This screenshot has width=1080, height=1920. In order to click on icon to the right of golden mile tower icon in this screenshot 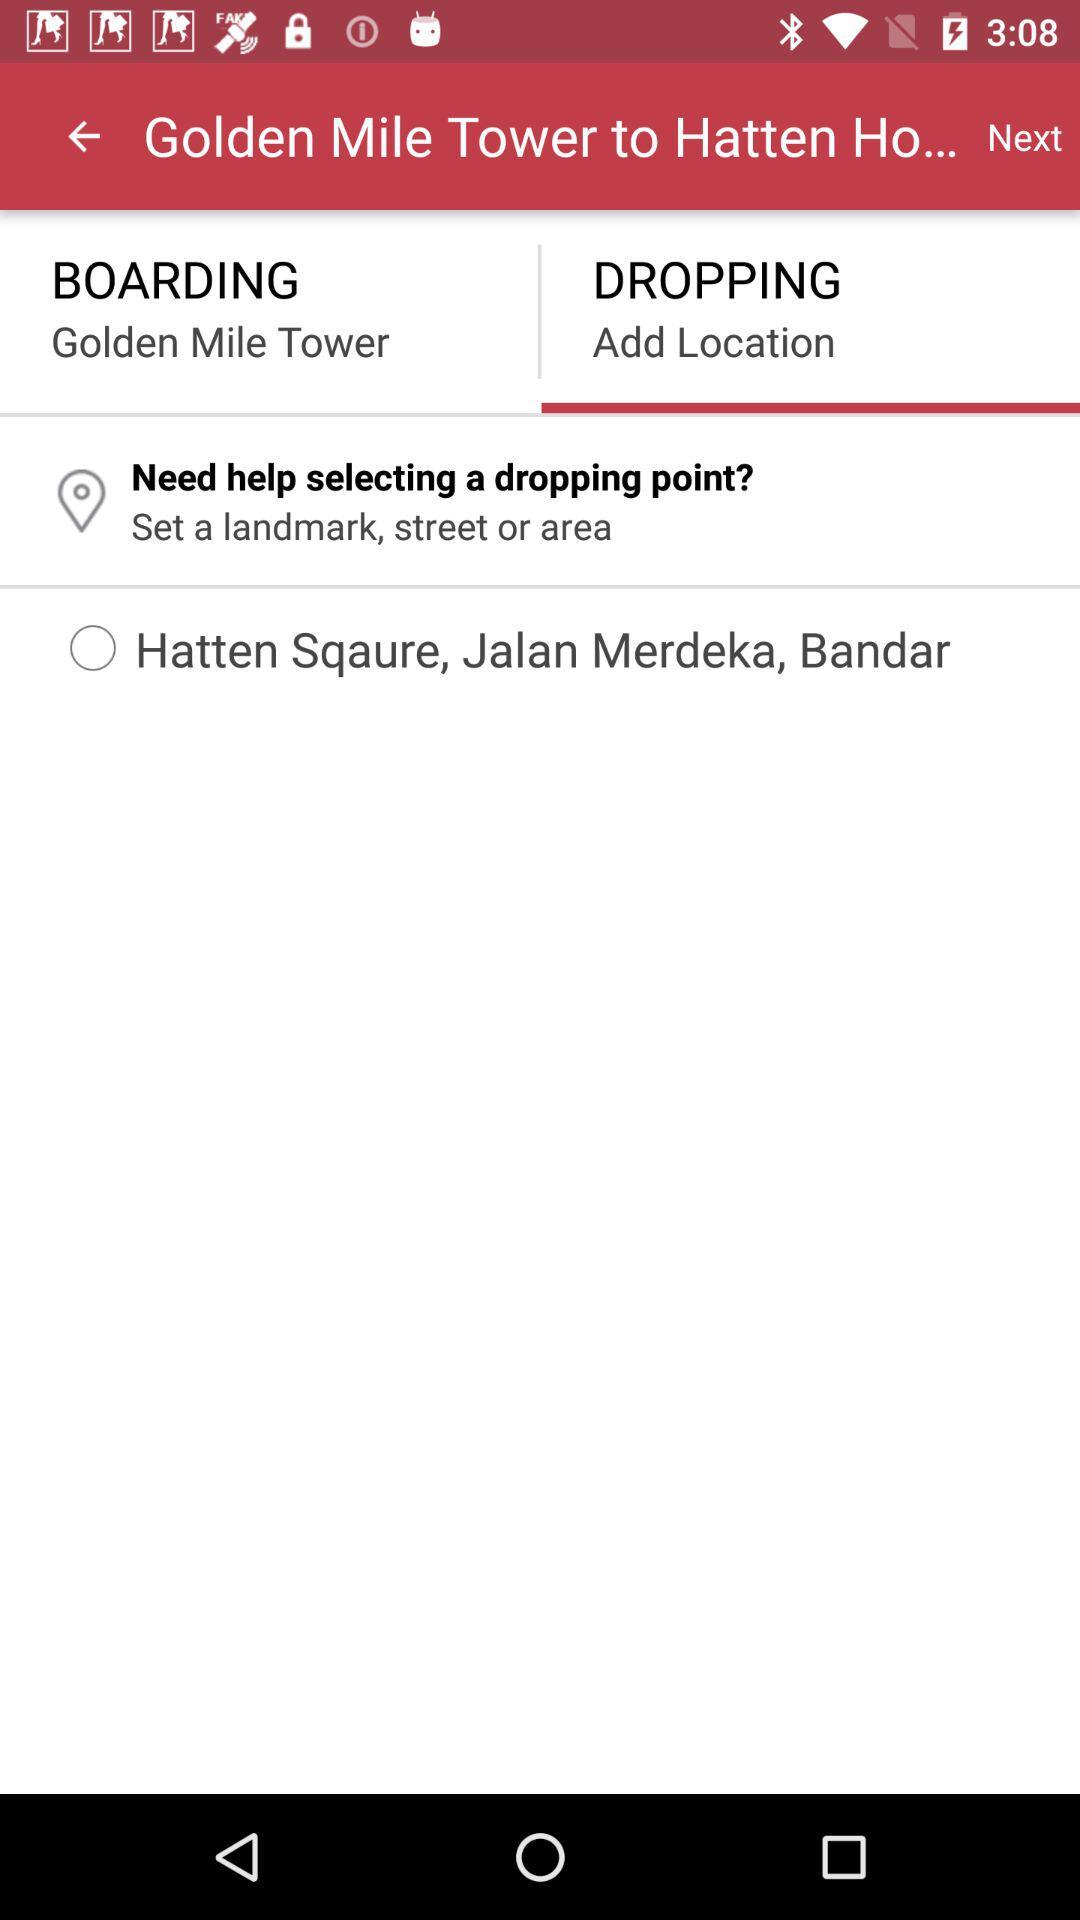, I will do `click(1024, 135)`.